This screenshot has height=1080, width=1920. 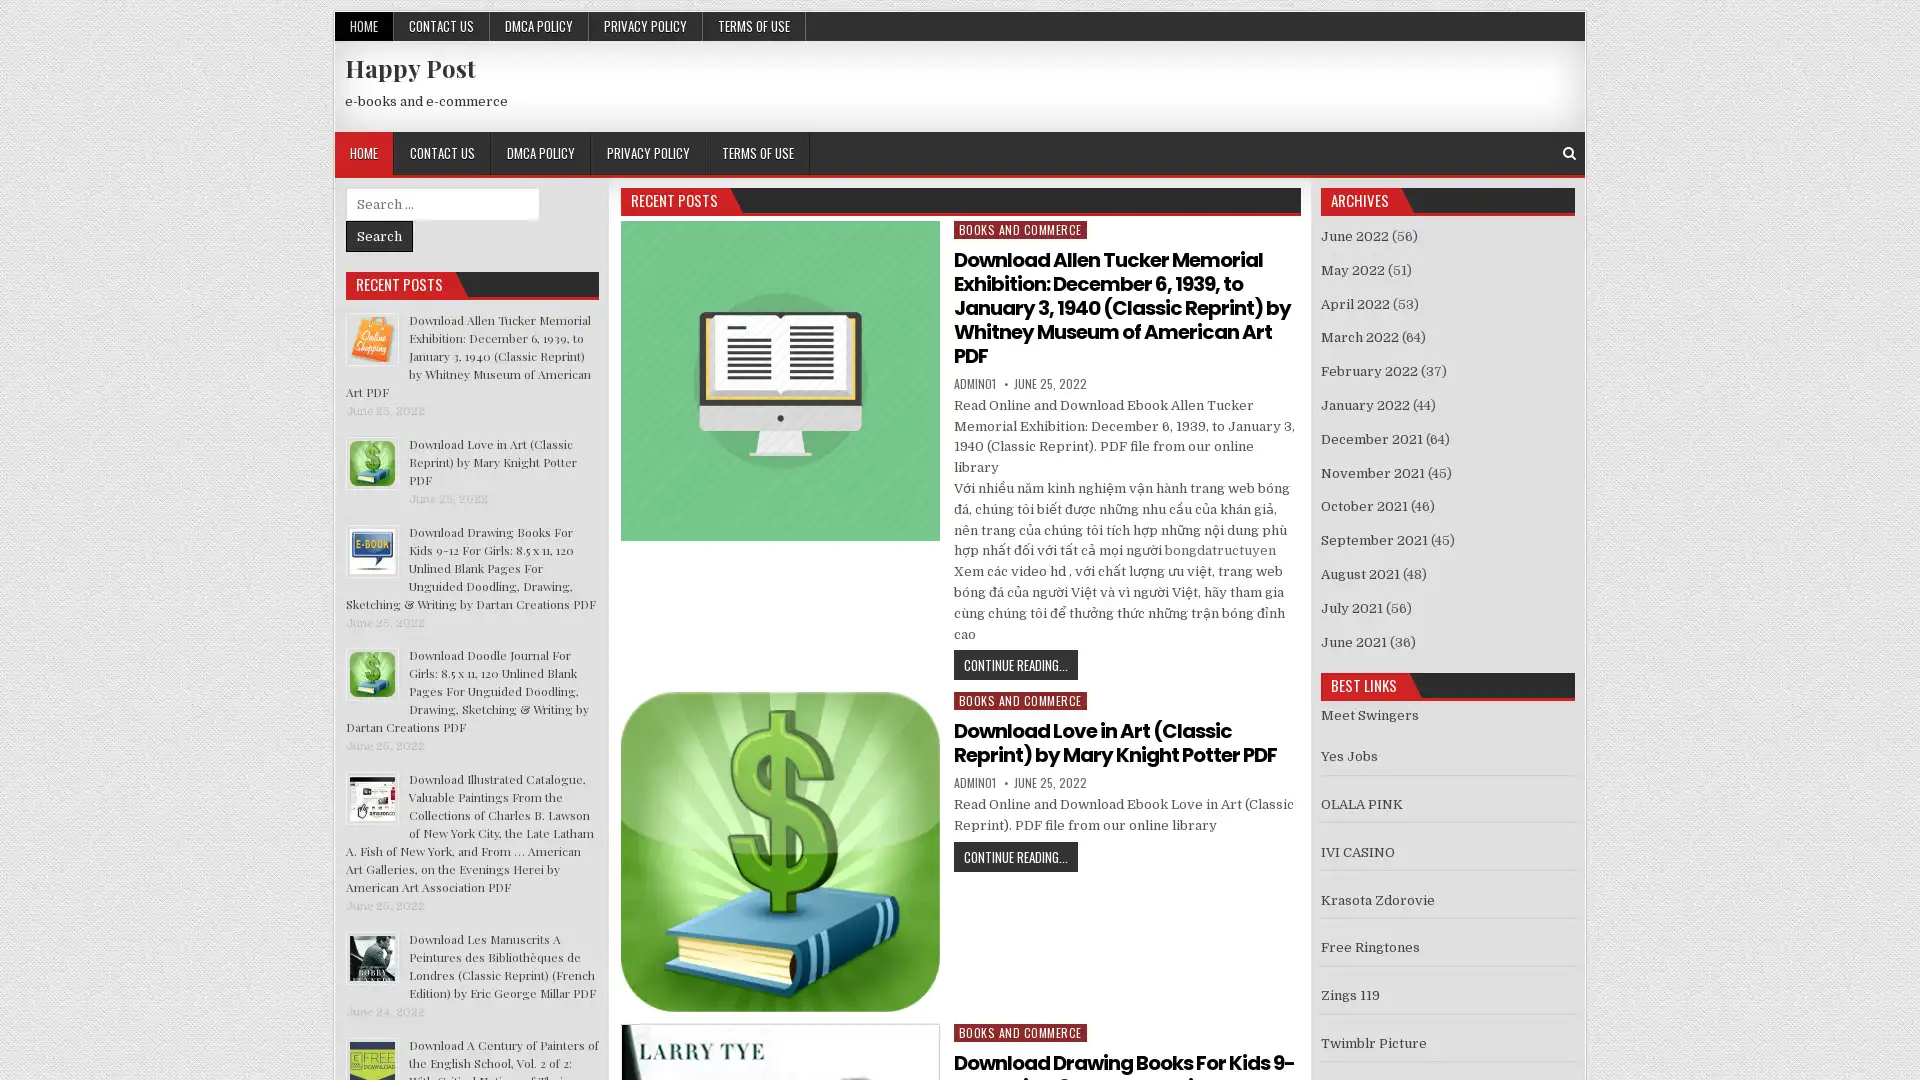 What do you see at coordinates (378, 235) in the screenshot?
I see `Search` at bounding box center [378, 235].